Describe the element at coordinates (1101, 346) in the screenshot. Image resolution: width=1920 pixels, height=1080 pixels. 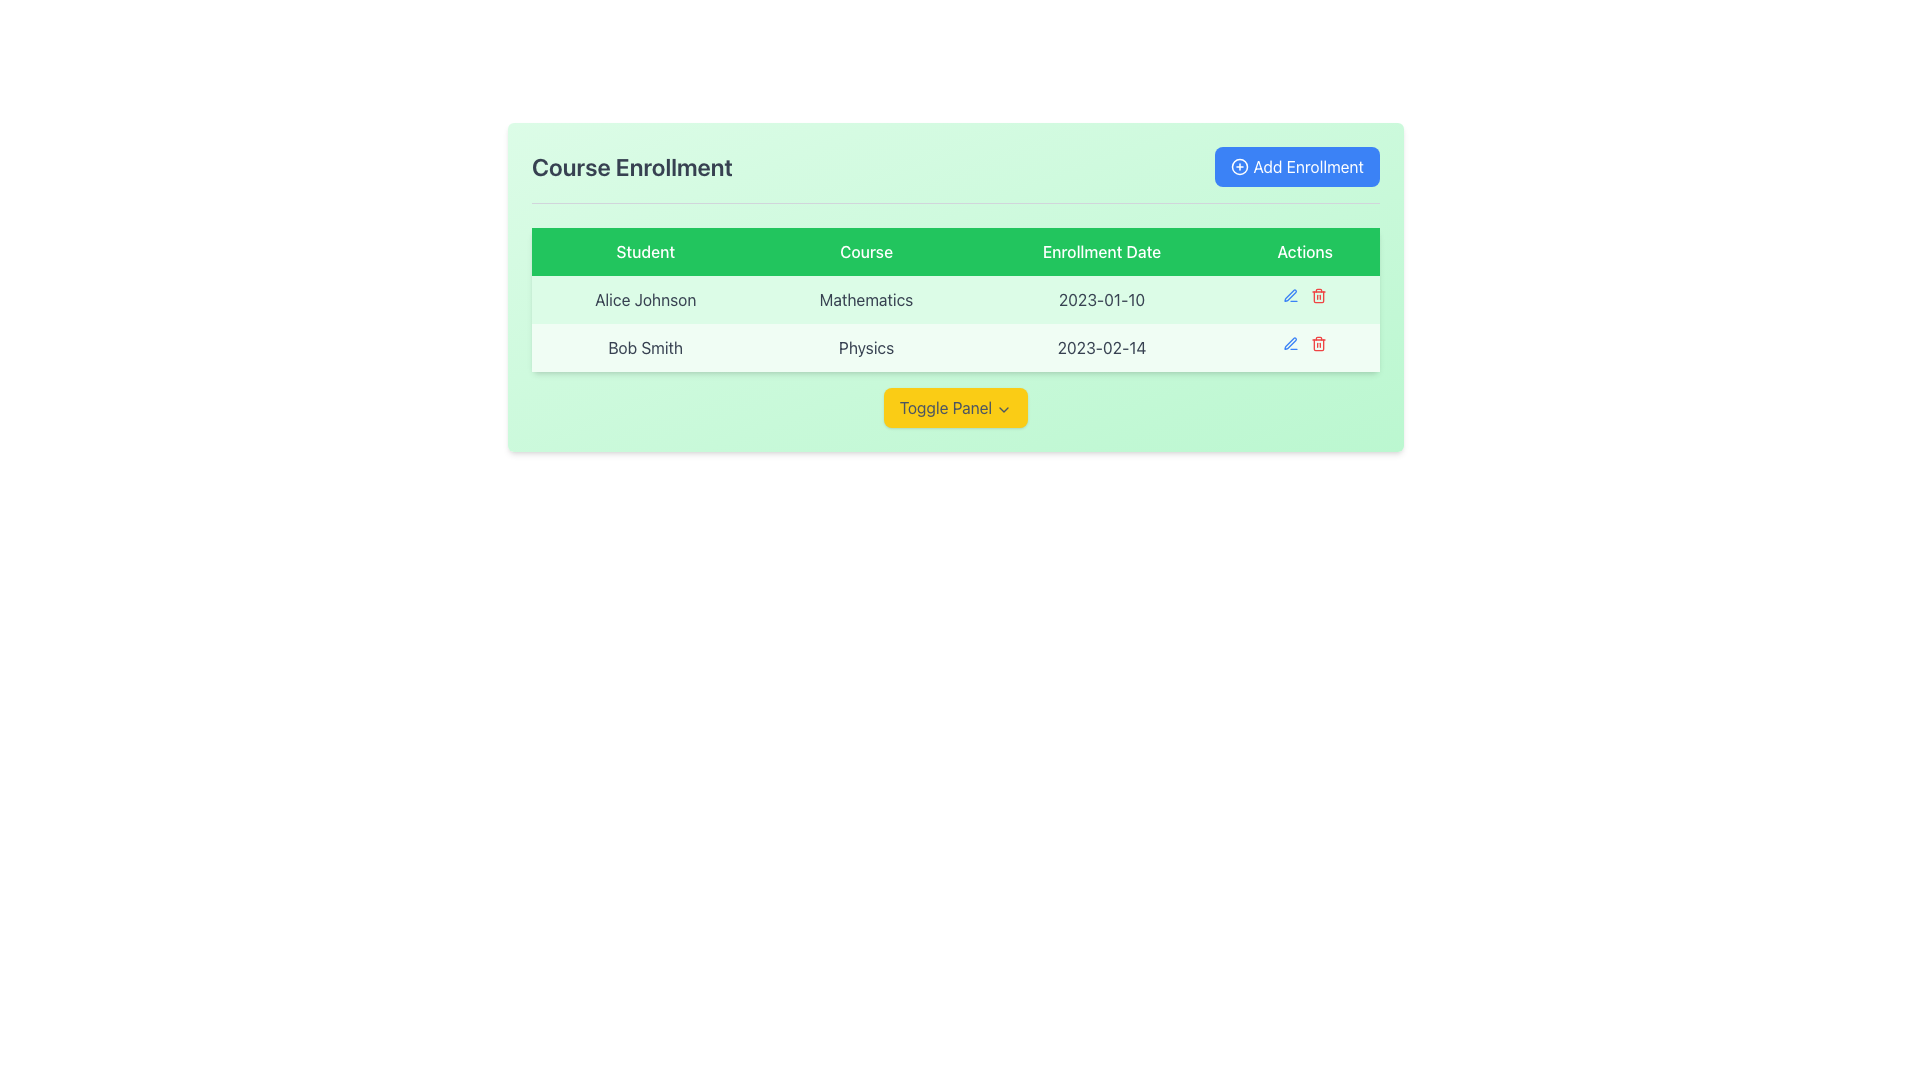
I see `the displayed information in the third cell of the second row under the 'Enrollment Date' column, which shows the enrollment date for a specific student` at that location.